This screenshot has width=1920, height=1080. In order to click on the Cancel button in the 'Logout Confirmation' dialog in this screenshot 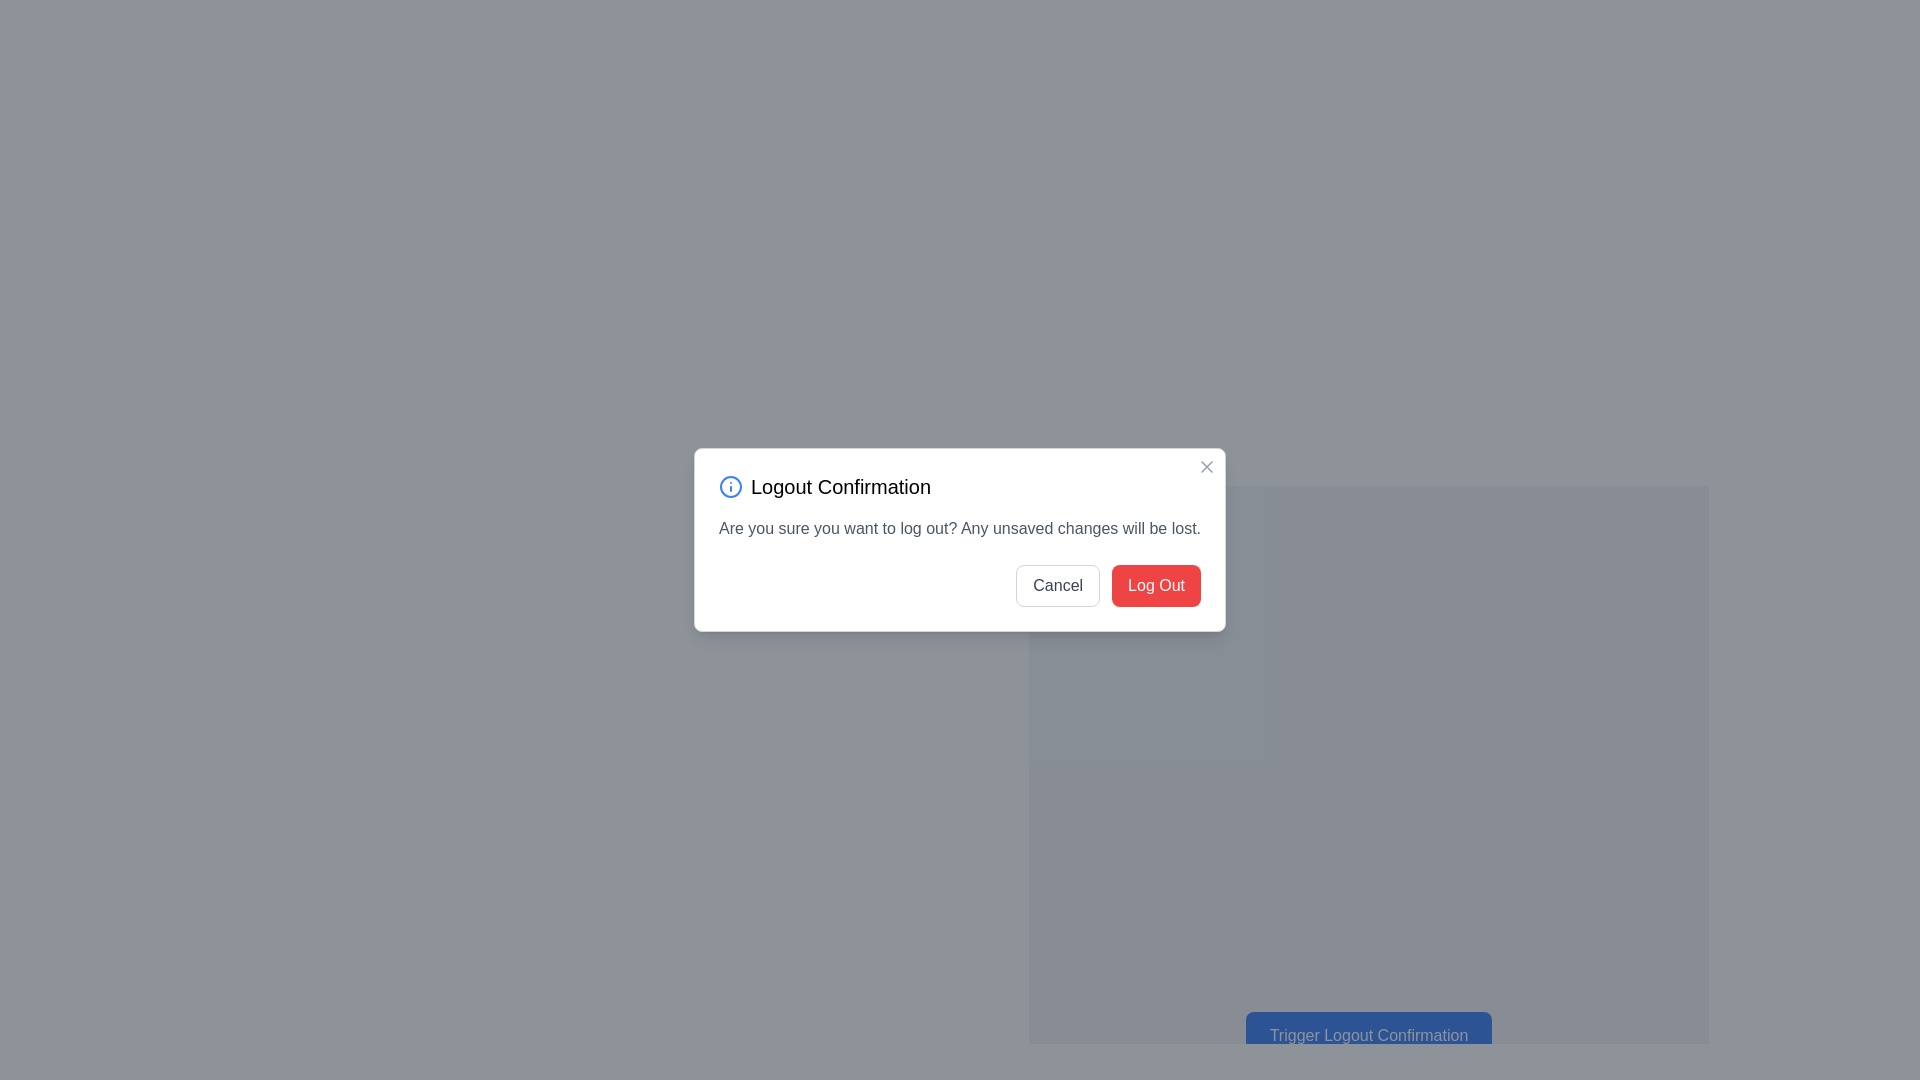, I will do `click(1057, 585)`.